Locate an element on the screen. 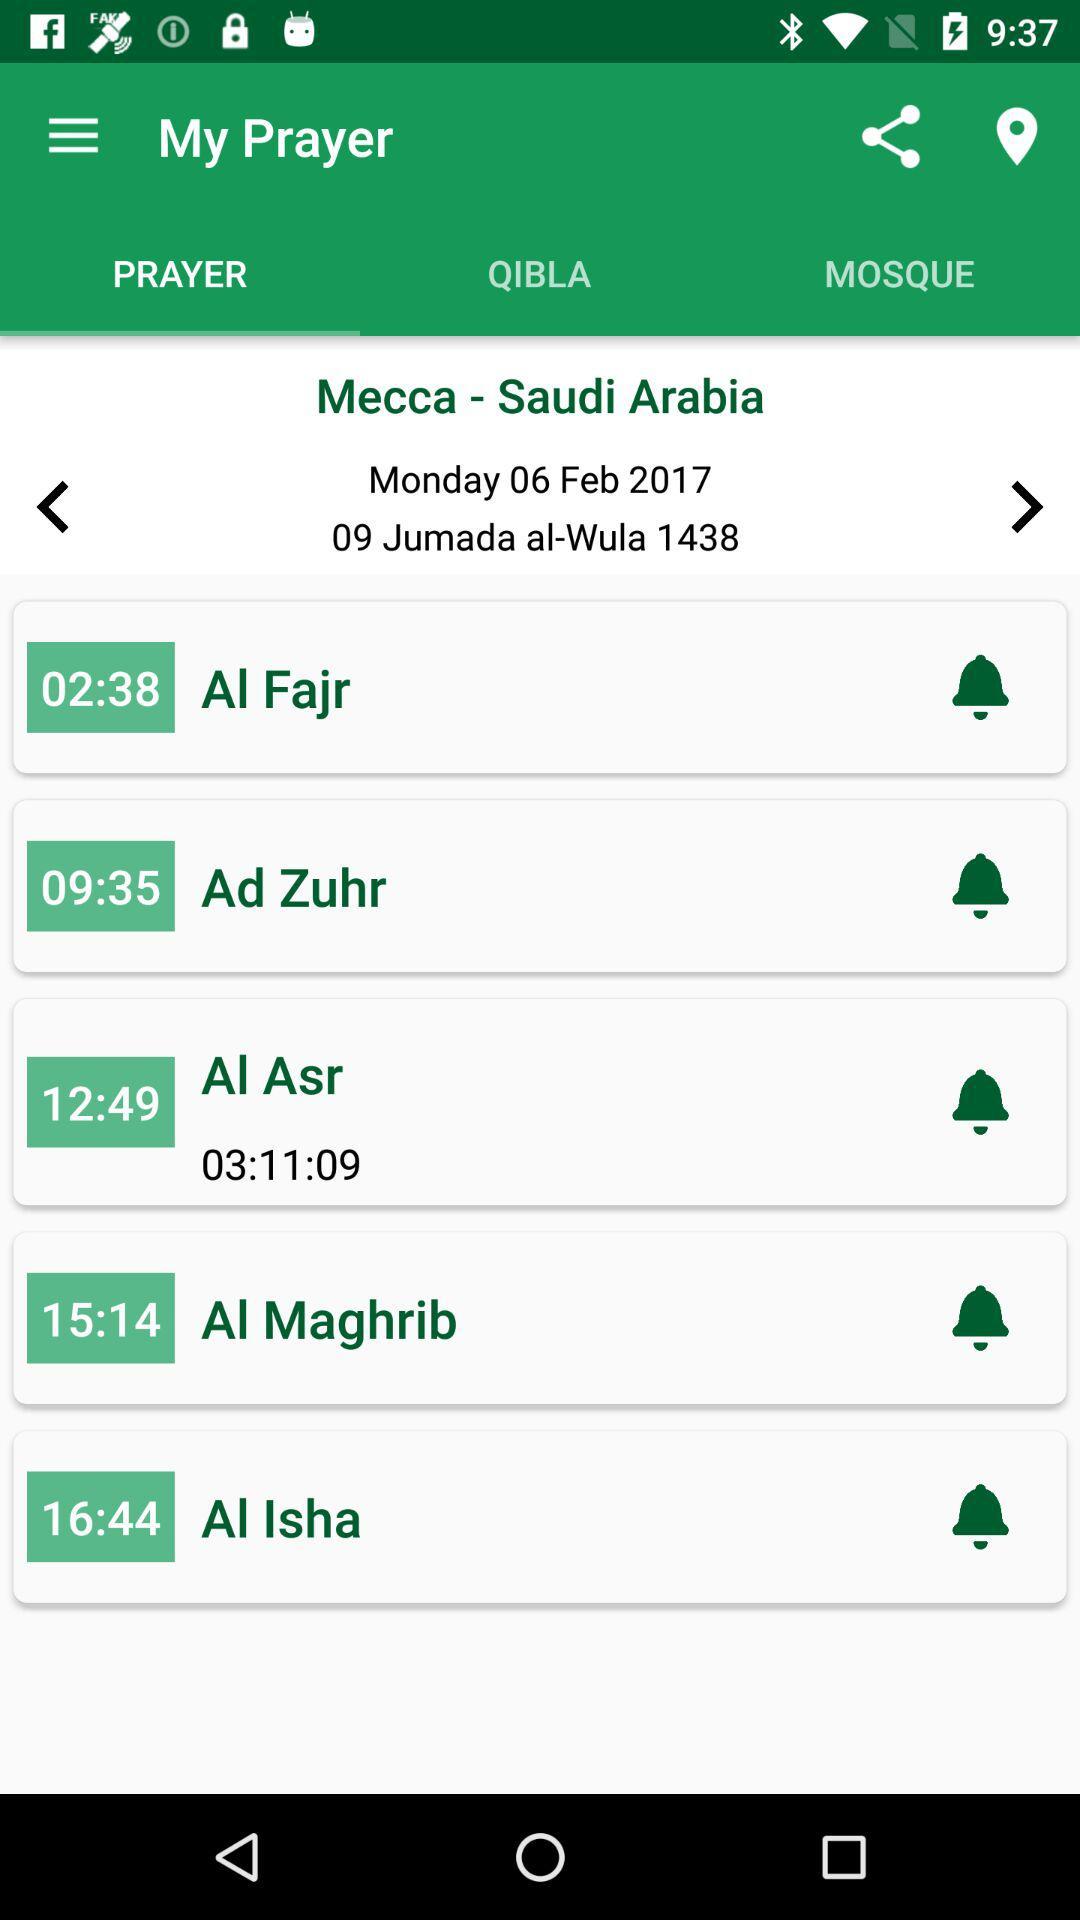  the arrow_backward icon is located at coordinates (51, 507).